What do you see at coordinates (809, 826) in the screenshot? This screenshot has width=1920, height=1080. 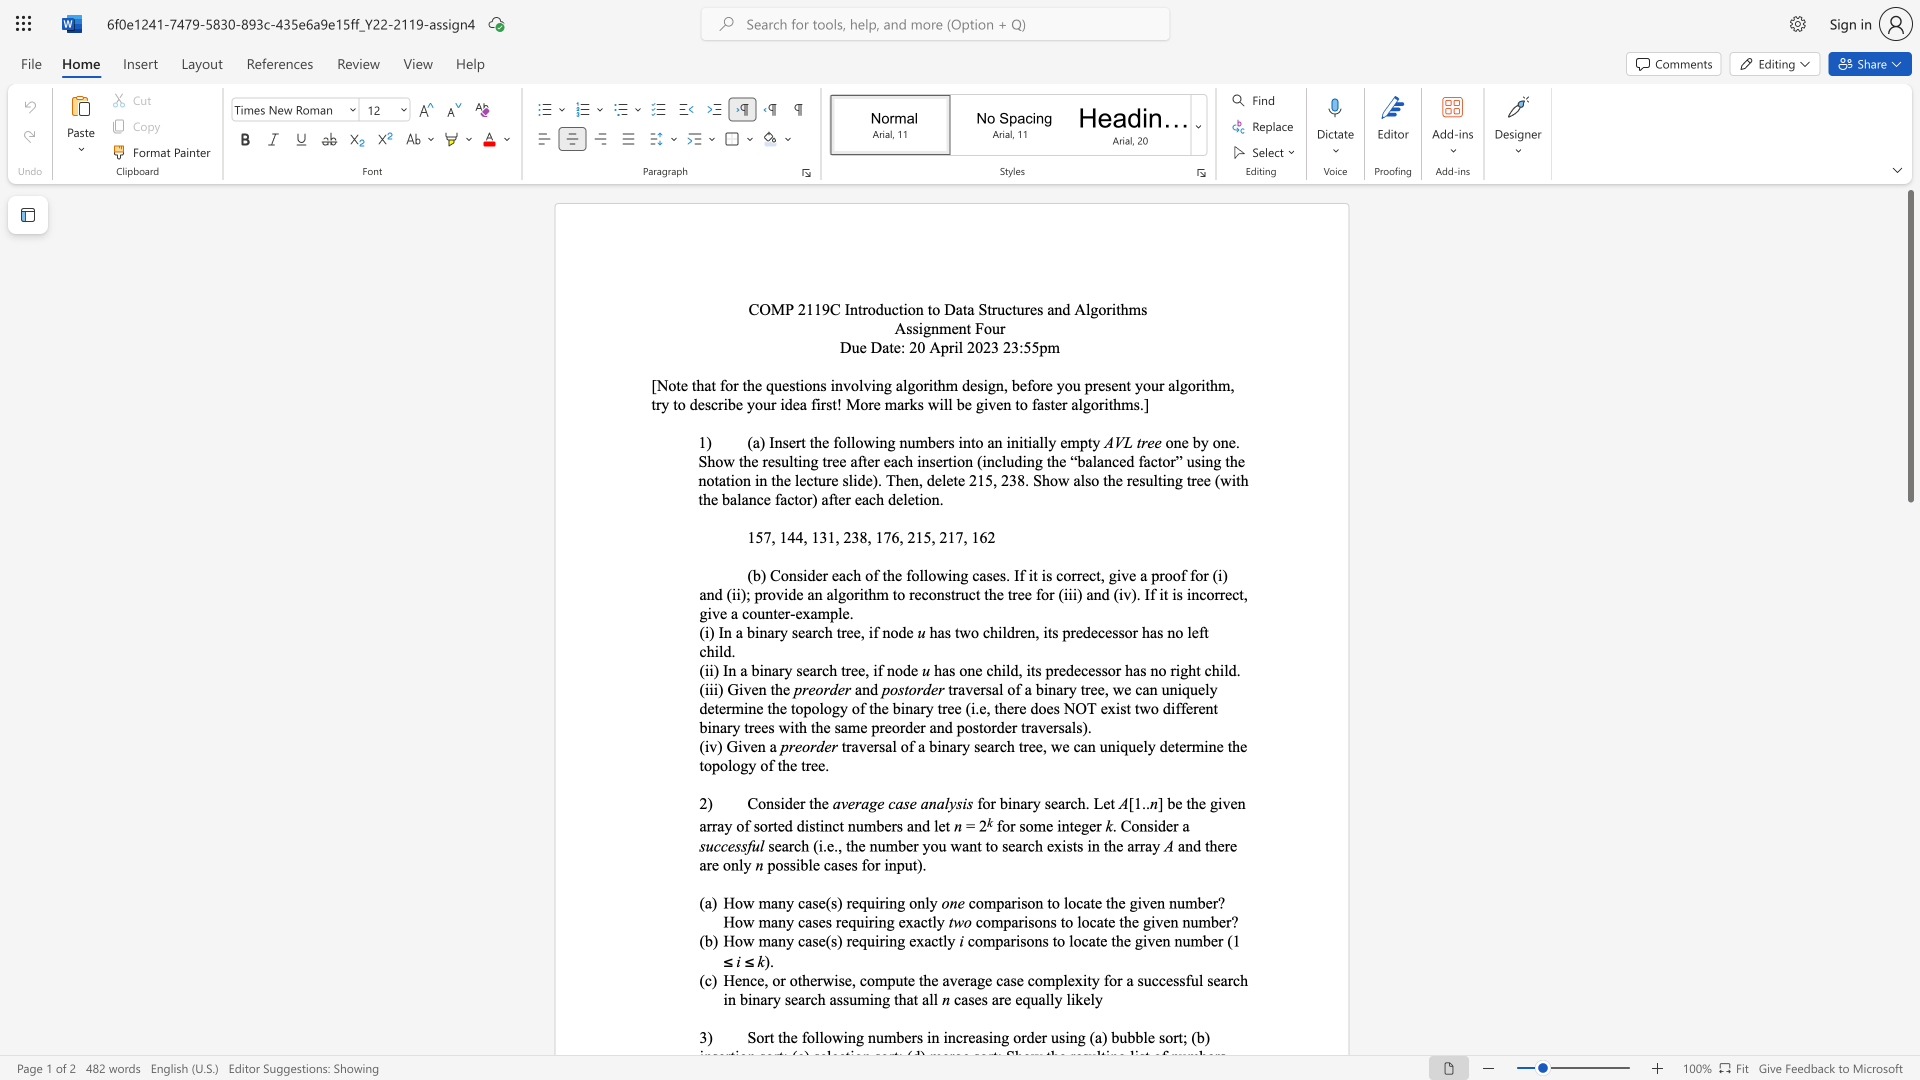 I see `the subset text "stinct nu" within the text "] be the given array of sorted distinct numbers and let"` at bounding box center [809, 826].